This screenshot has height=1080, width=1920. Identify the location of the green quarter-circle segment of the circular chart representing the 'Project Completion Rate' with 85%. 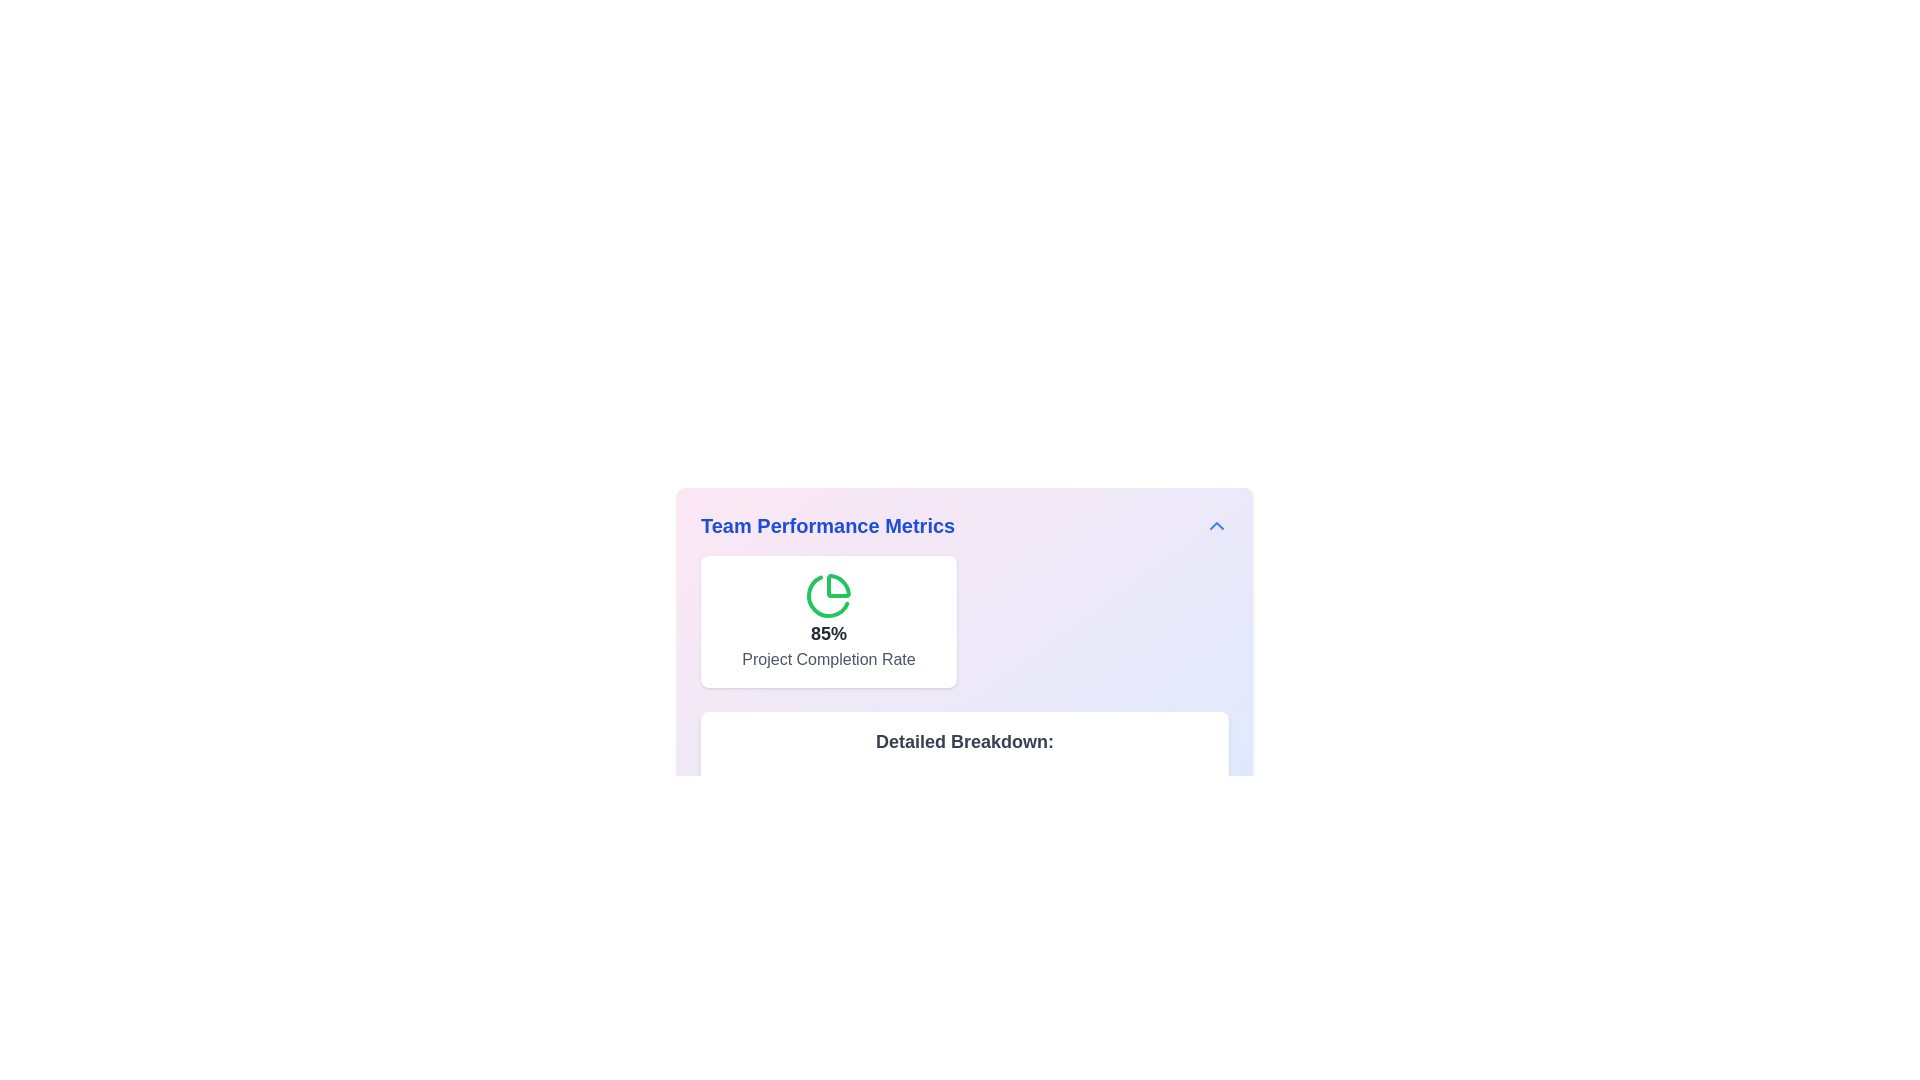
(839, 585).